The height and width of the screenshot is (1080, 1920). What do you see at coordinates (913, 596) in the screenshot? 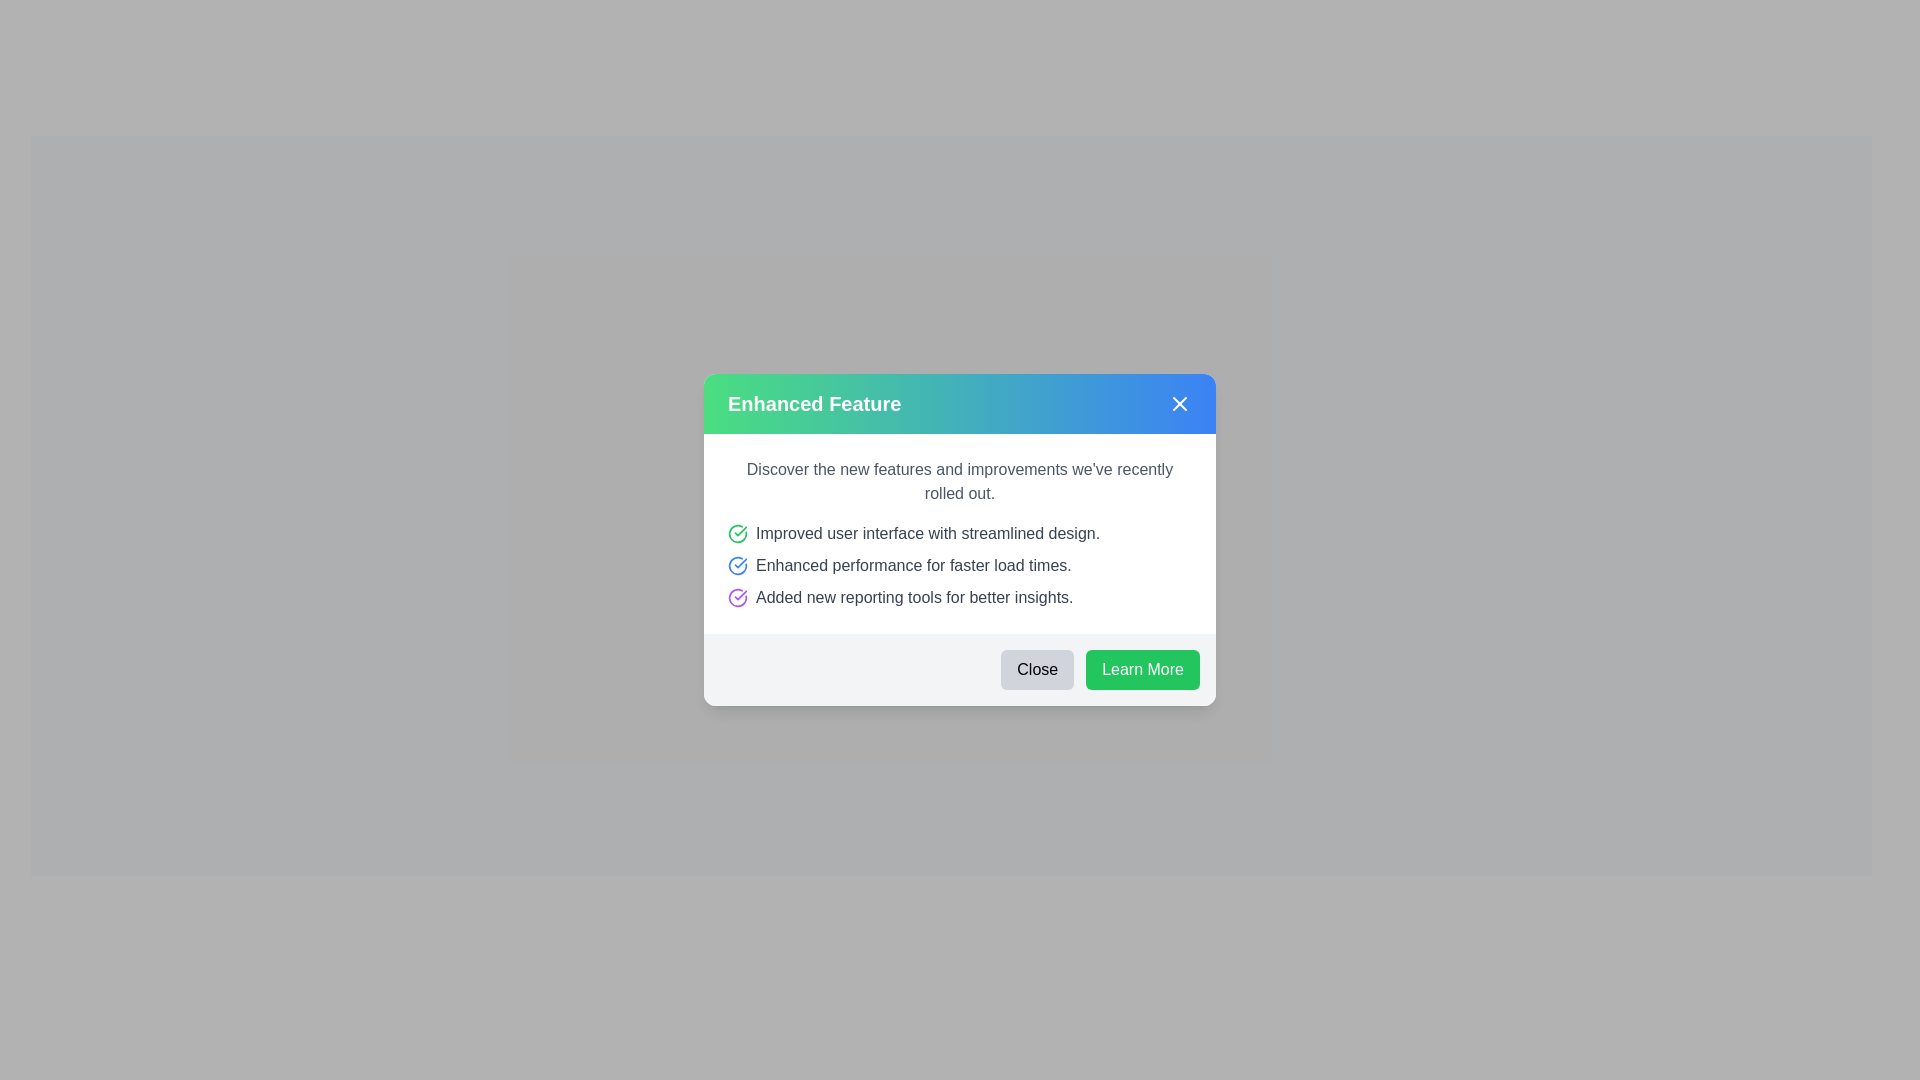
I see `the text label that displays 'Added new reporting tools for better insights.' which is the third item in a vertical list within the 'Enhanced Feature' modal` at bounding box center [913, 596].